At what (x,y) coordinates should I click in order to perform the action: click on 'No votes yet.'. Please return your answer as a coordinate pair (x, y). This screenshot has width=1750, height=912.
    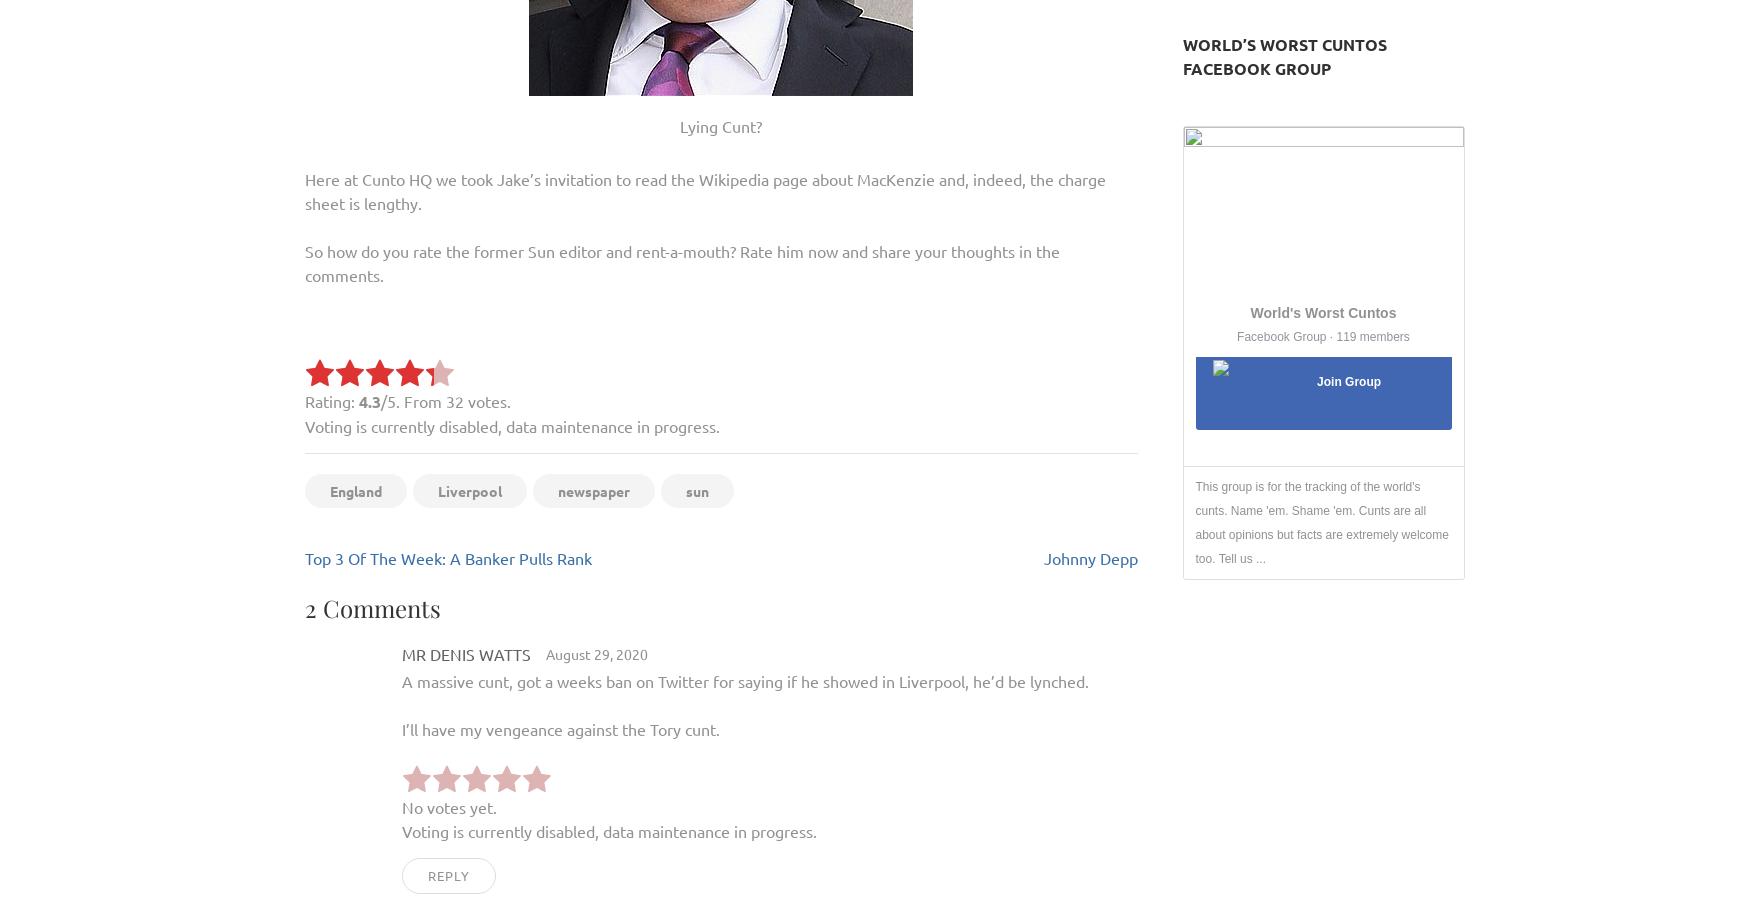
    Looking at the image, I should click on (400, 805).